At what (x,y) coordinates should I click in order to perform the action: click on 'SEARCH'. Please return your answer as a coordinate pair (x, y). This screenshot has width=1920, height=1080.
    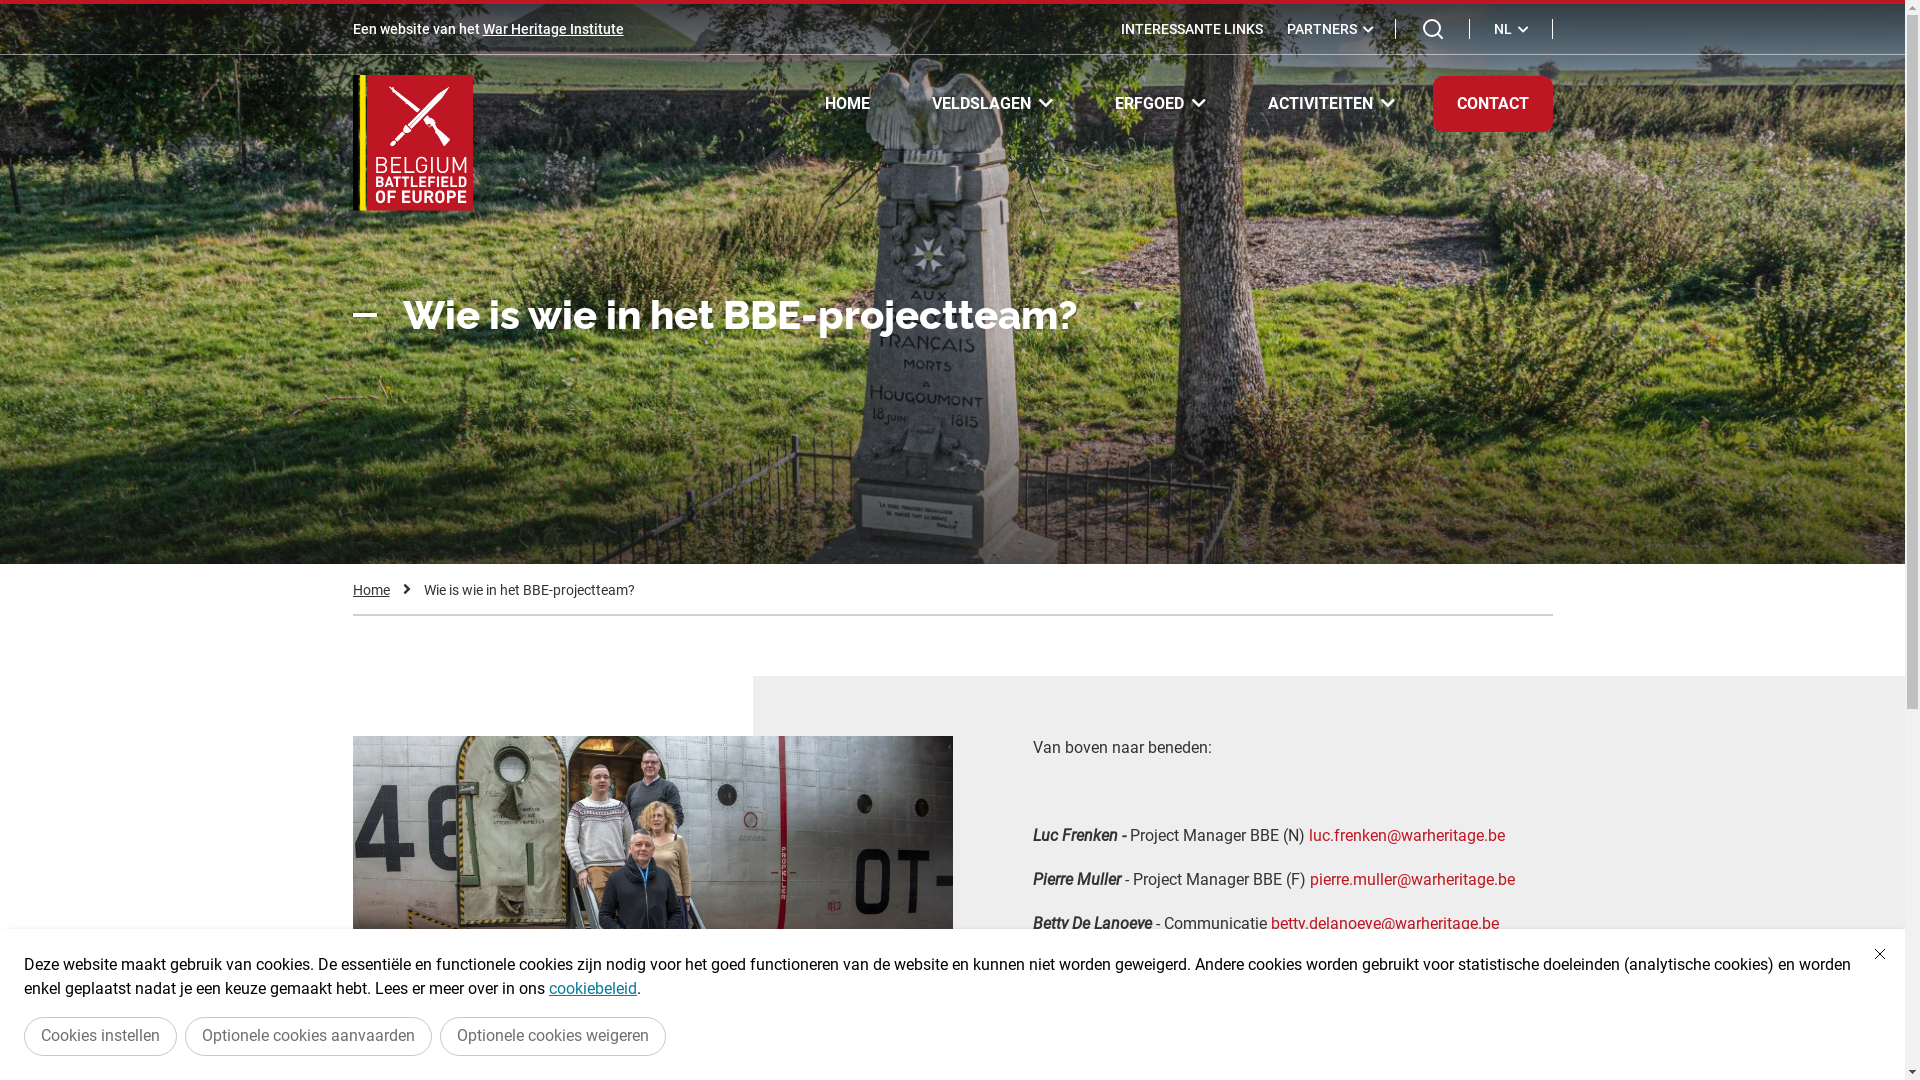
    Looking at the image, I should click on (1432, 29).